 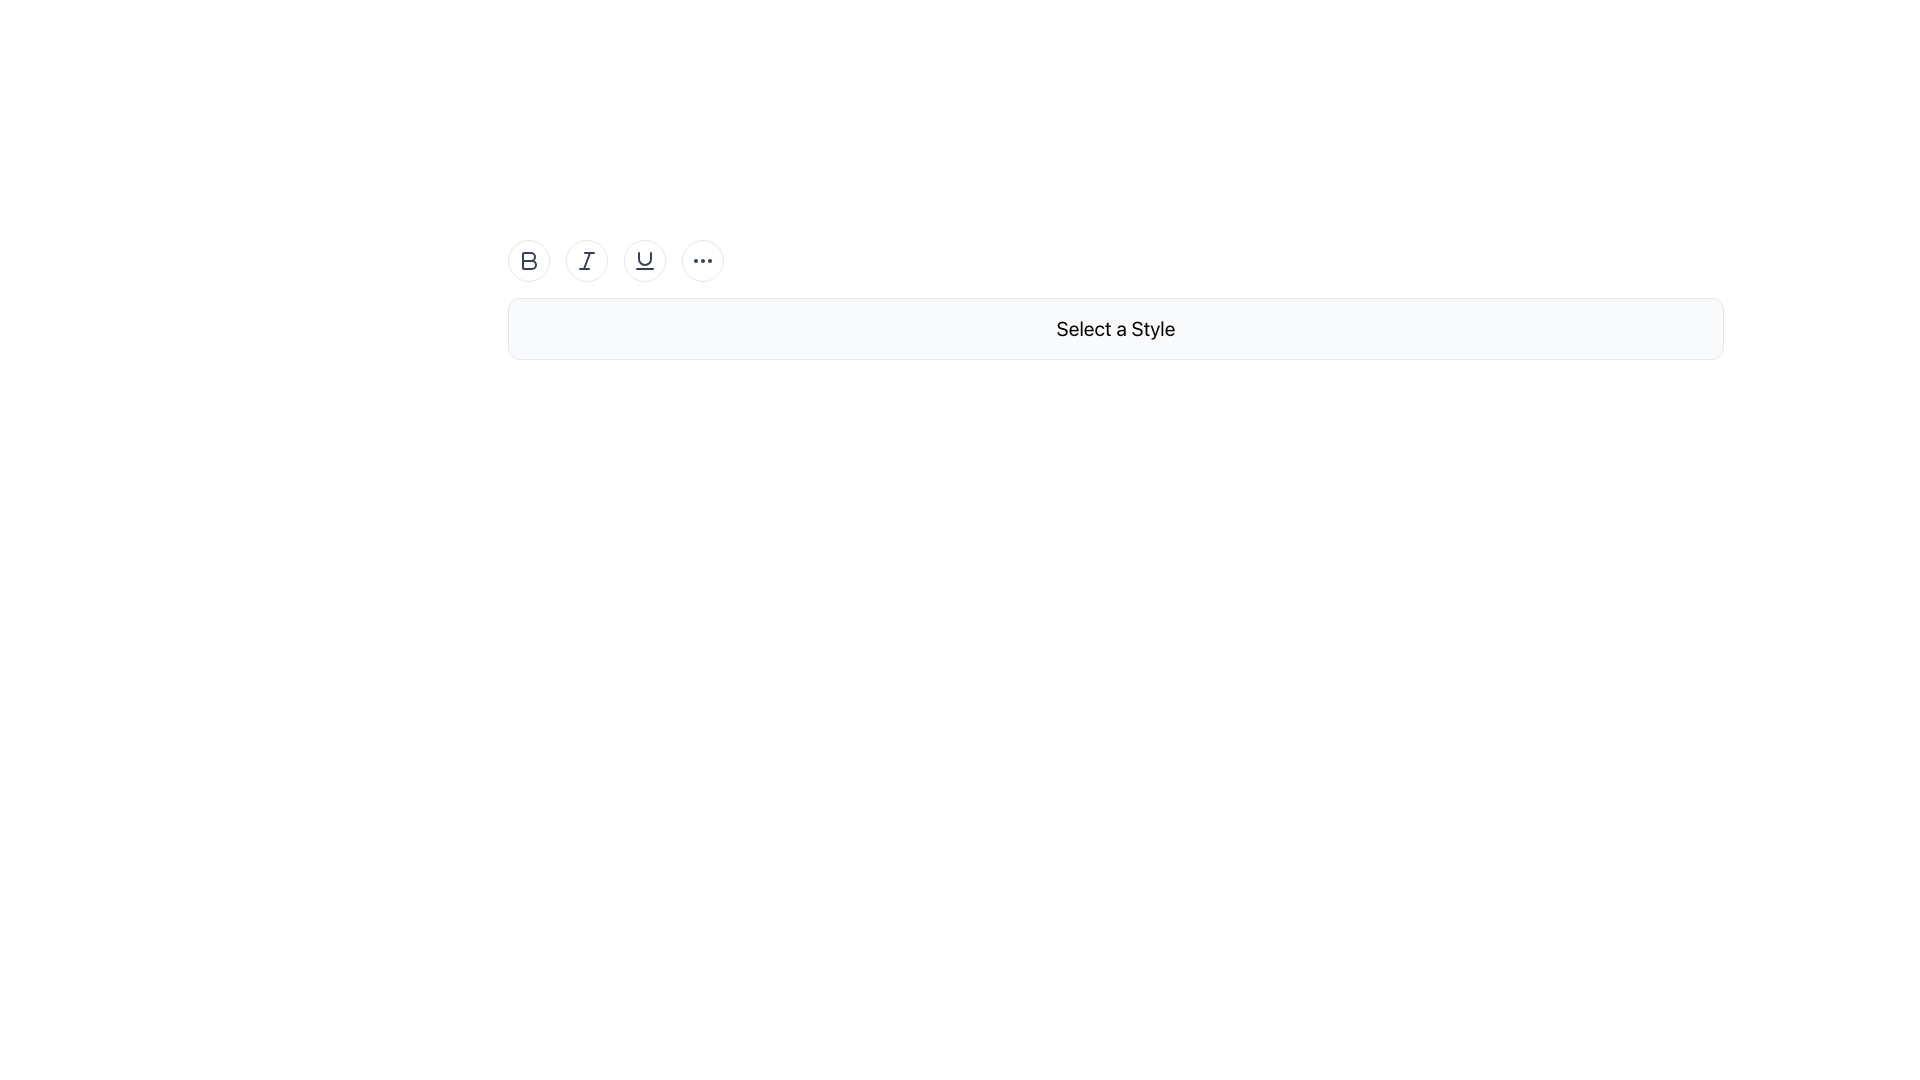 I want to click on the circular button with an italicized 'I' icon, so click(x=585, y=260).